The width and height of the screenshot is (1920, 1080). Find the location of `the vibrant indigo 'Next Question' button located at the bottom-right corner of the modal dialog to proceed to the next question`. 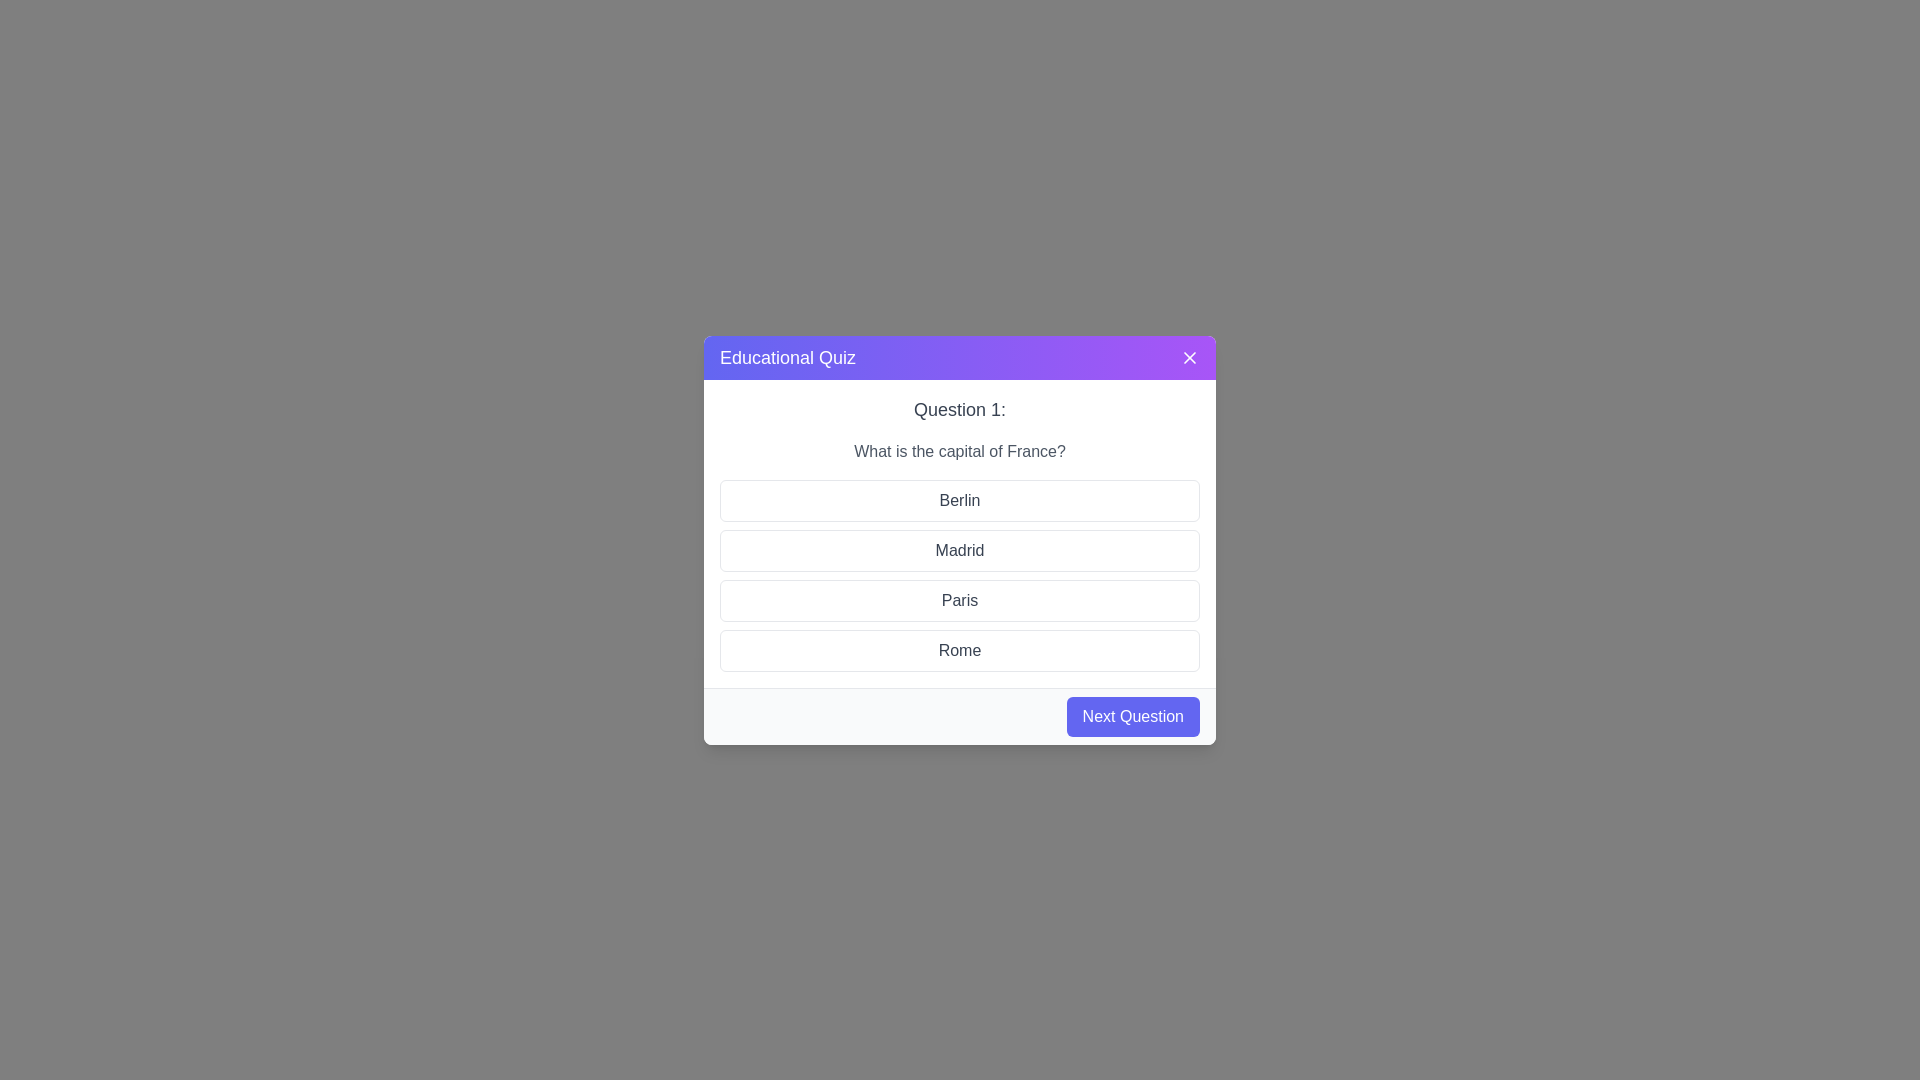

the vibrant indigo 'Next Question' button located at the bottom-right corner of the modal dialog to proceed to the next question is located at coordinates (1133, 715).